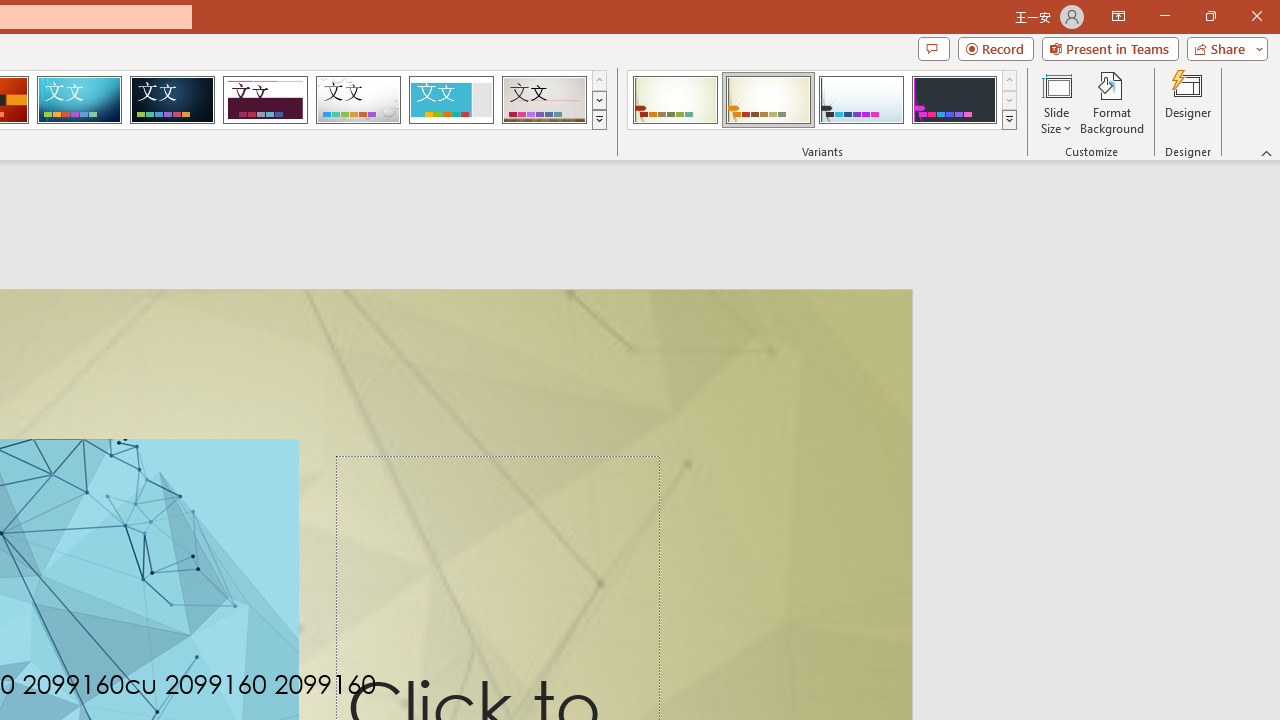 The width and height of the screenshot is (1280, 720). What do you see at coordinates (1111, 103) in the screenshot?
I see `'Format Background'` at bounding box center [1111, 103].